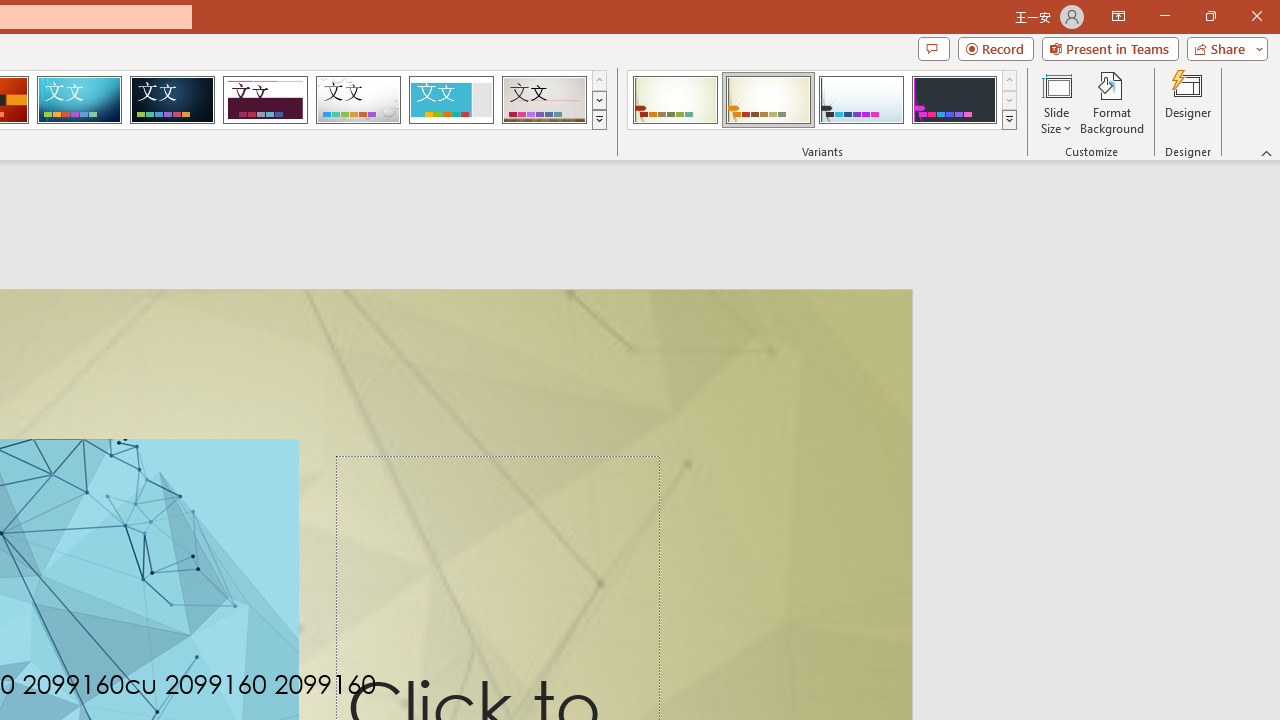 The width and height of the screenshot is (1280, 720). What do you see at coordinates (1111, 103) in the screenshot?
I see `'Format Background'` at bounding box center [1111, 103].